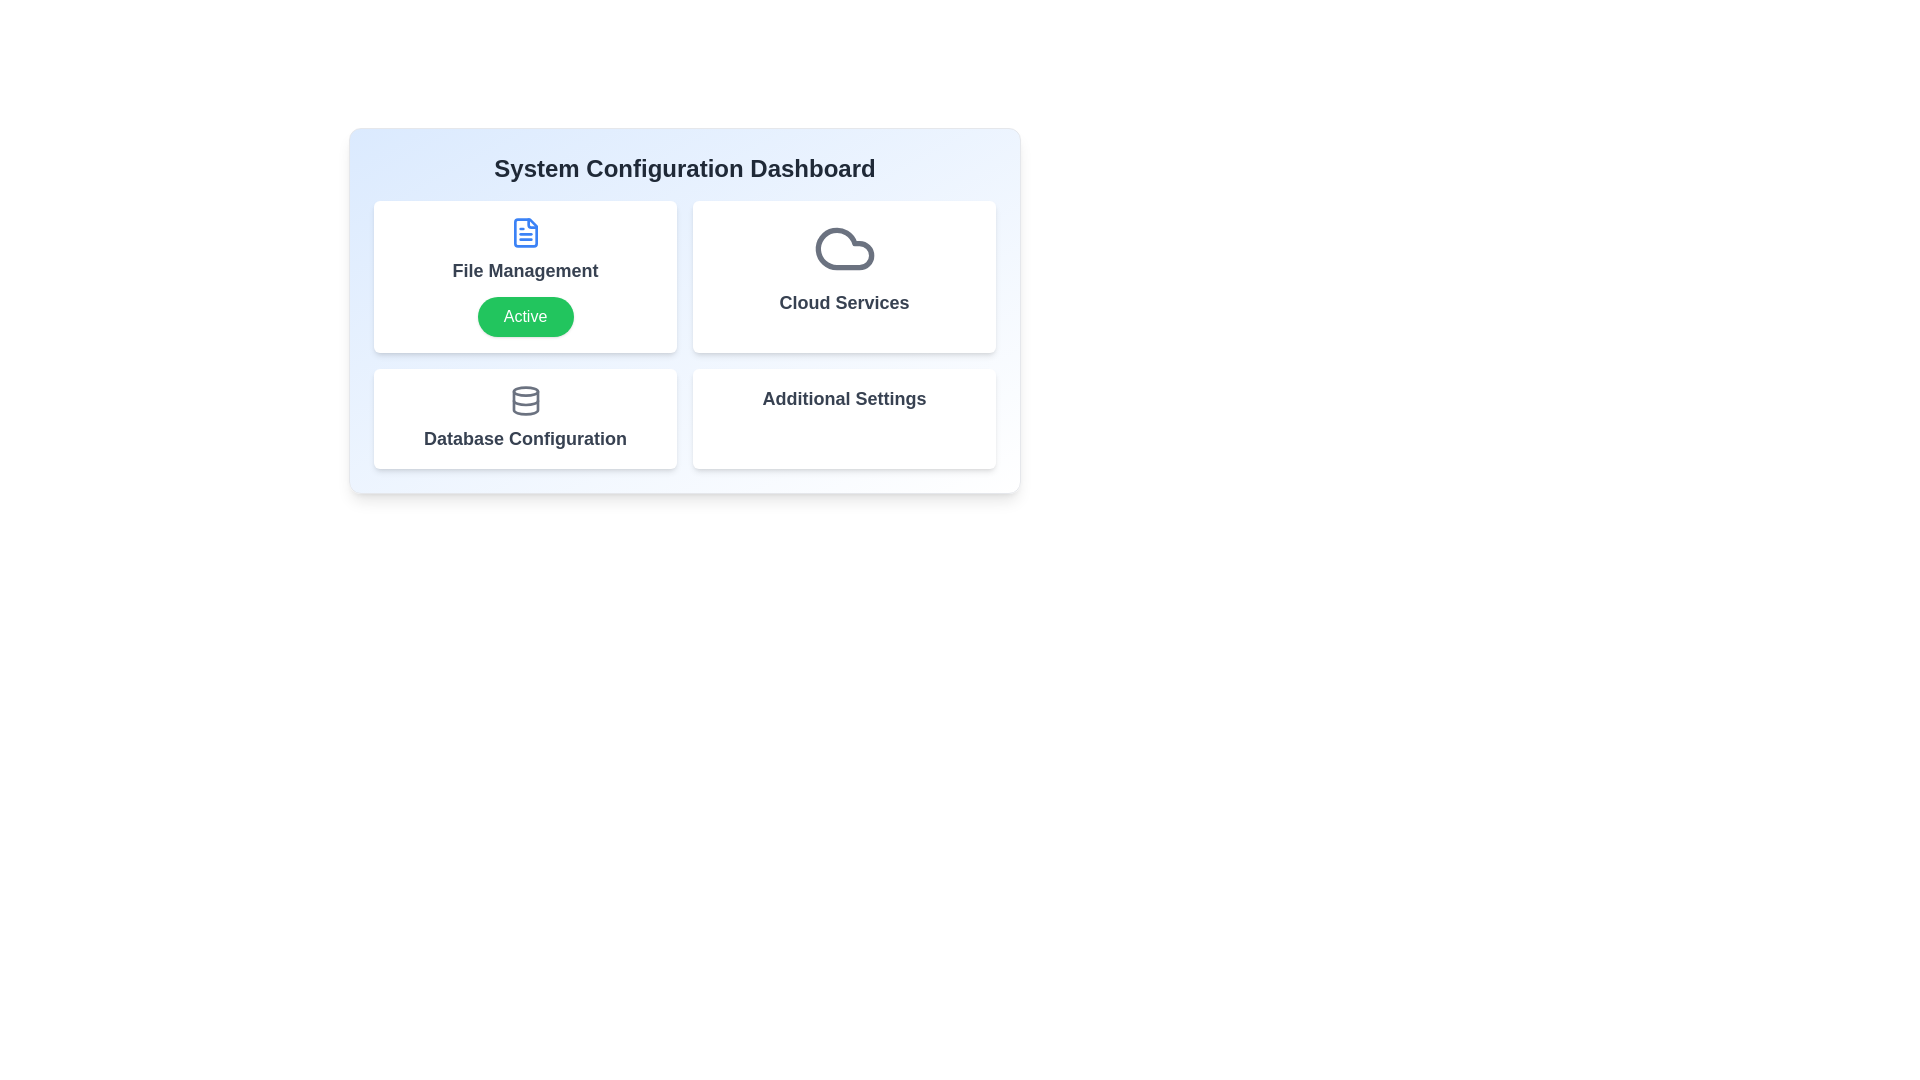 The image size is (1920, 1080). I want to click on the decorative graphical component that represents the top lid of the database icon, located in the lower-left quadrant of the interface, so click(525, 391).